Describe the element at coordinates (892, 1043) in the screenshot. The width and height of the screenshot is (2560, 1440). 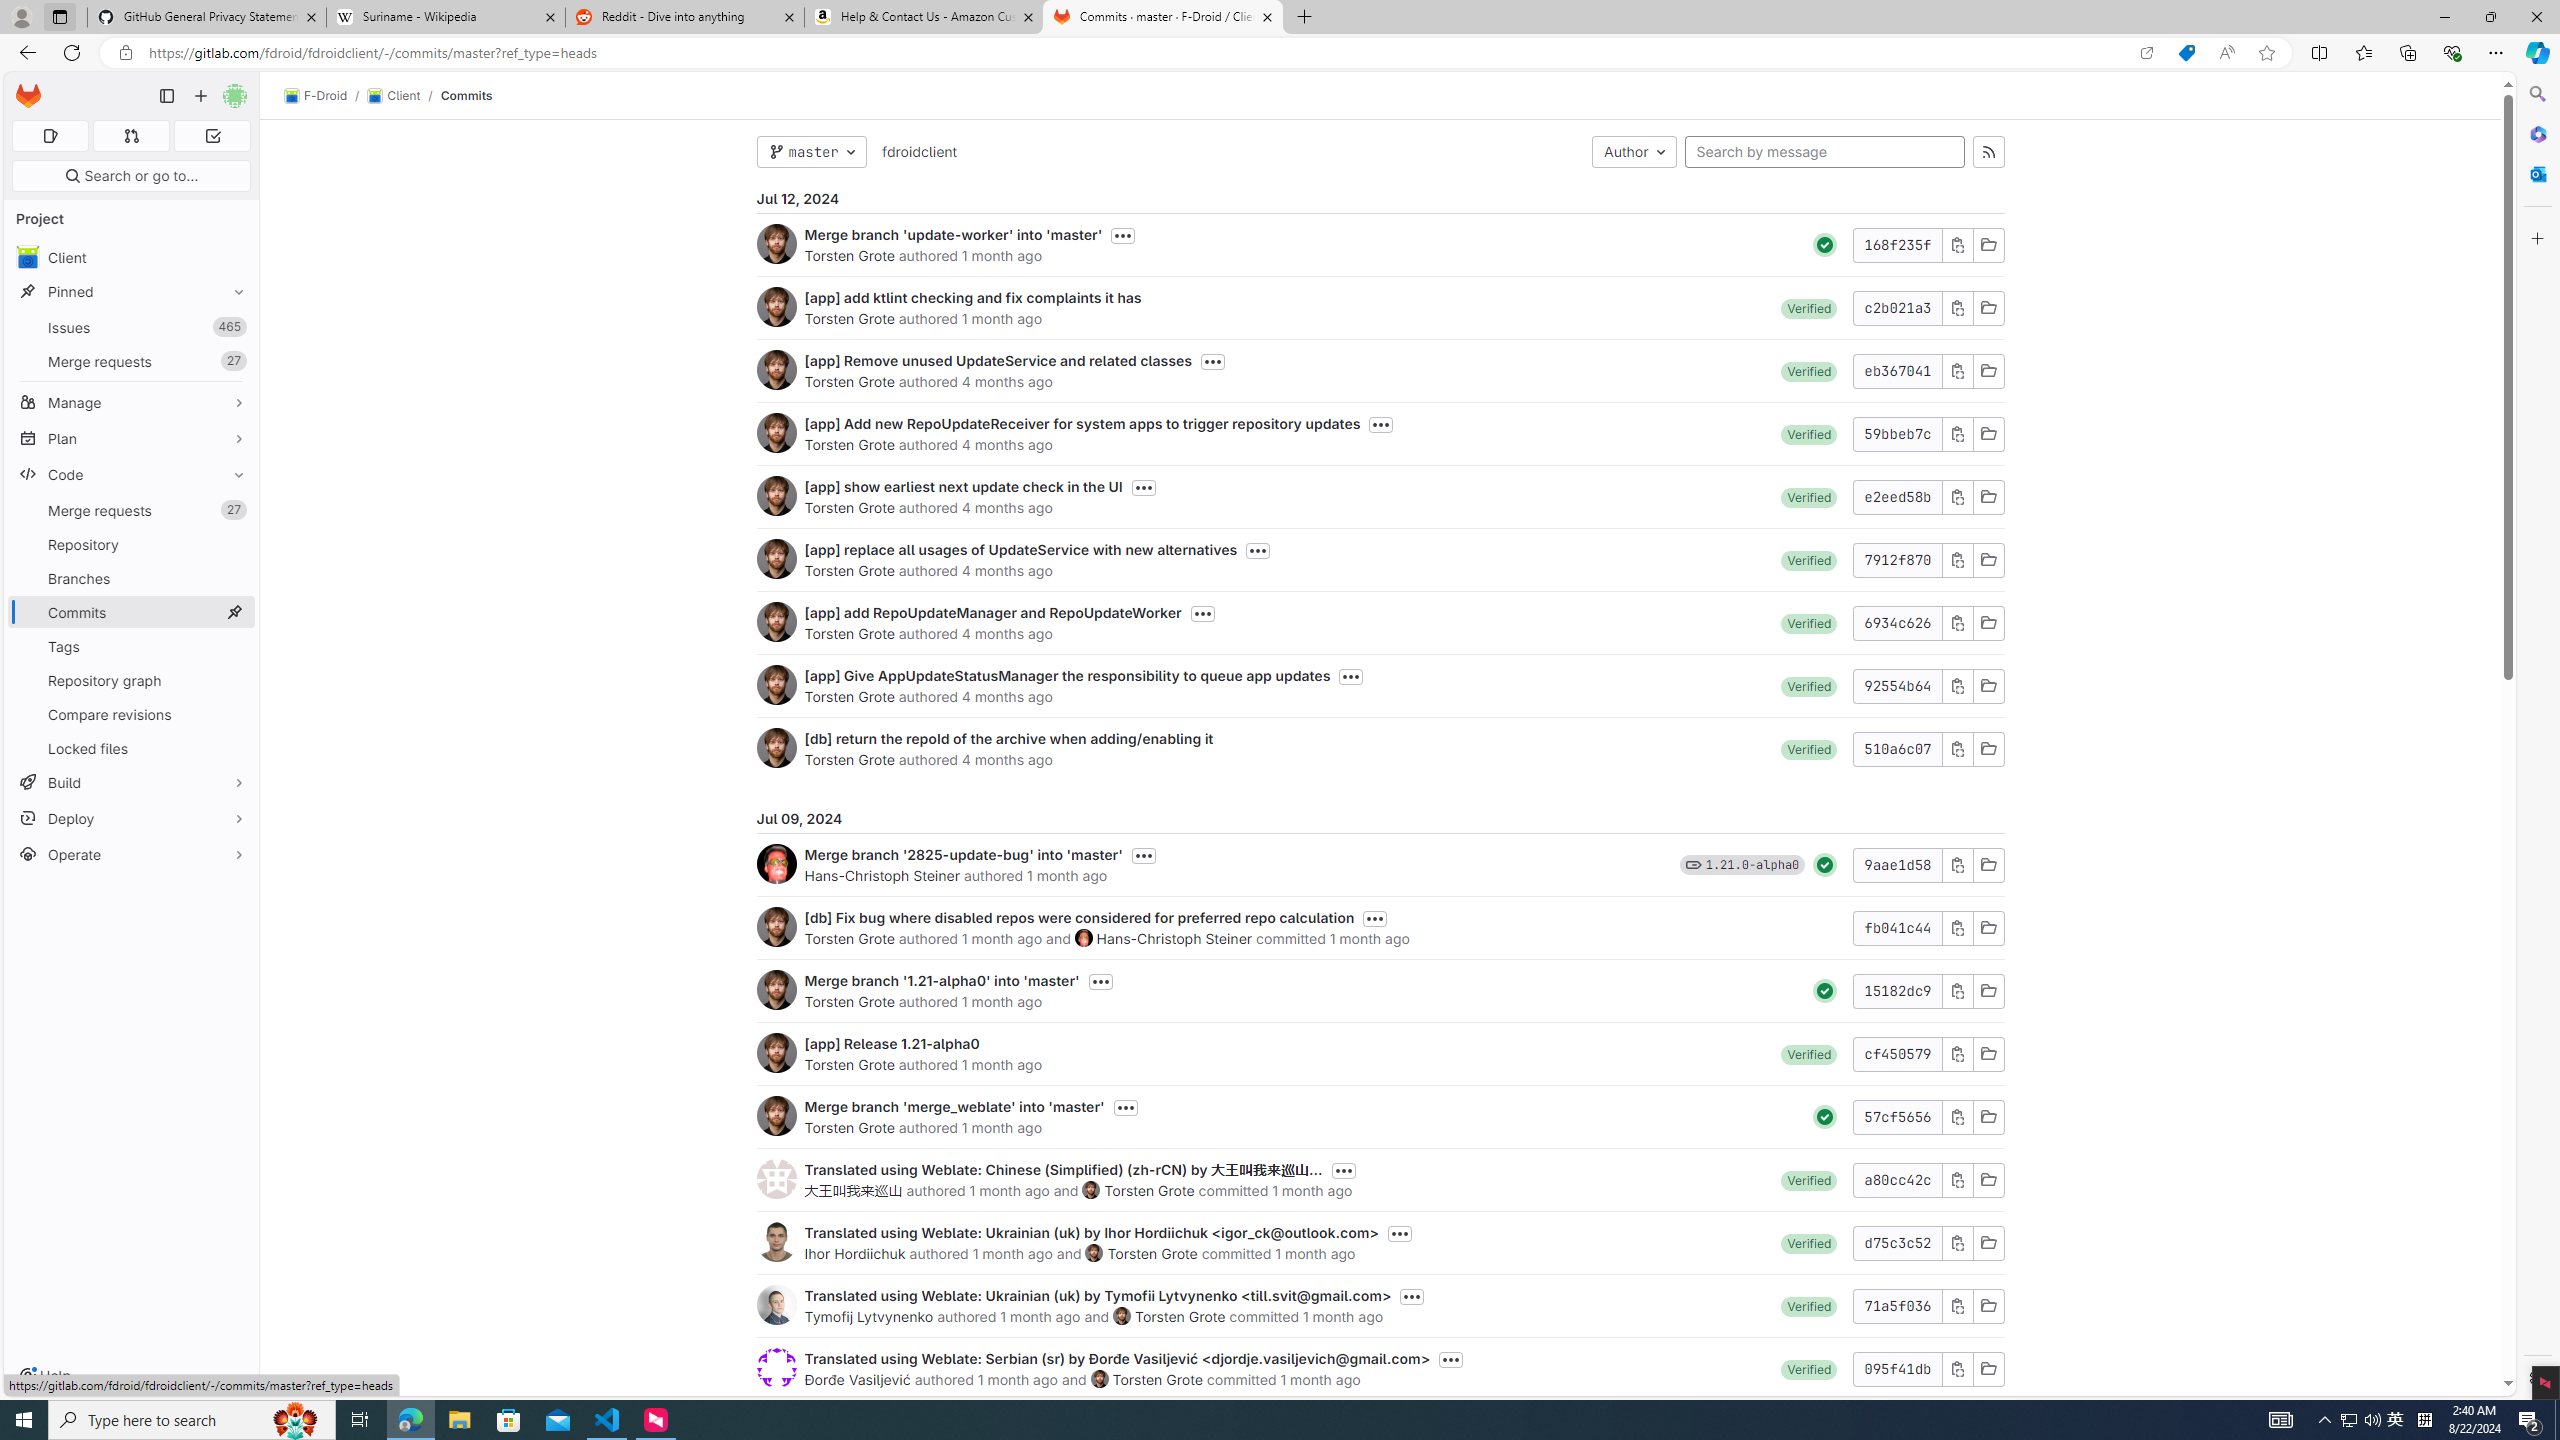
I see `'[app] Release 1.21-alpha0'` at that location.